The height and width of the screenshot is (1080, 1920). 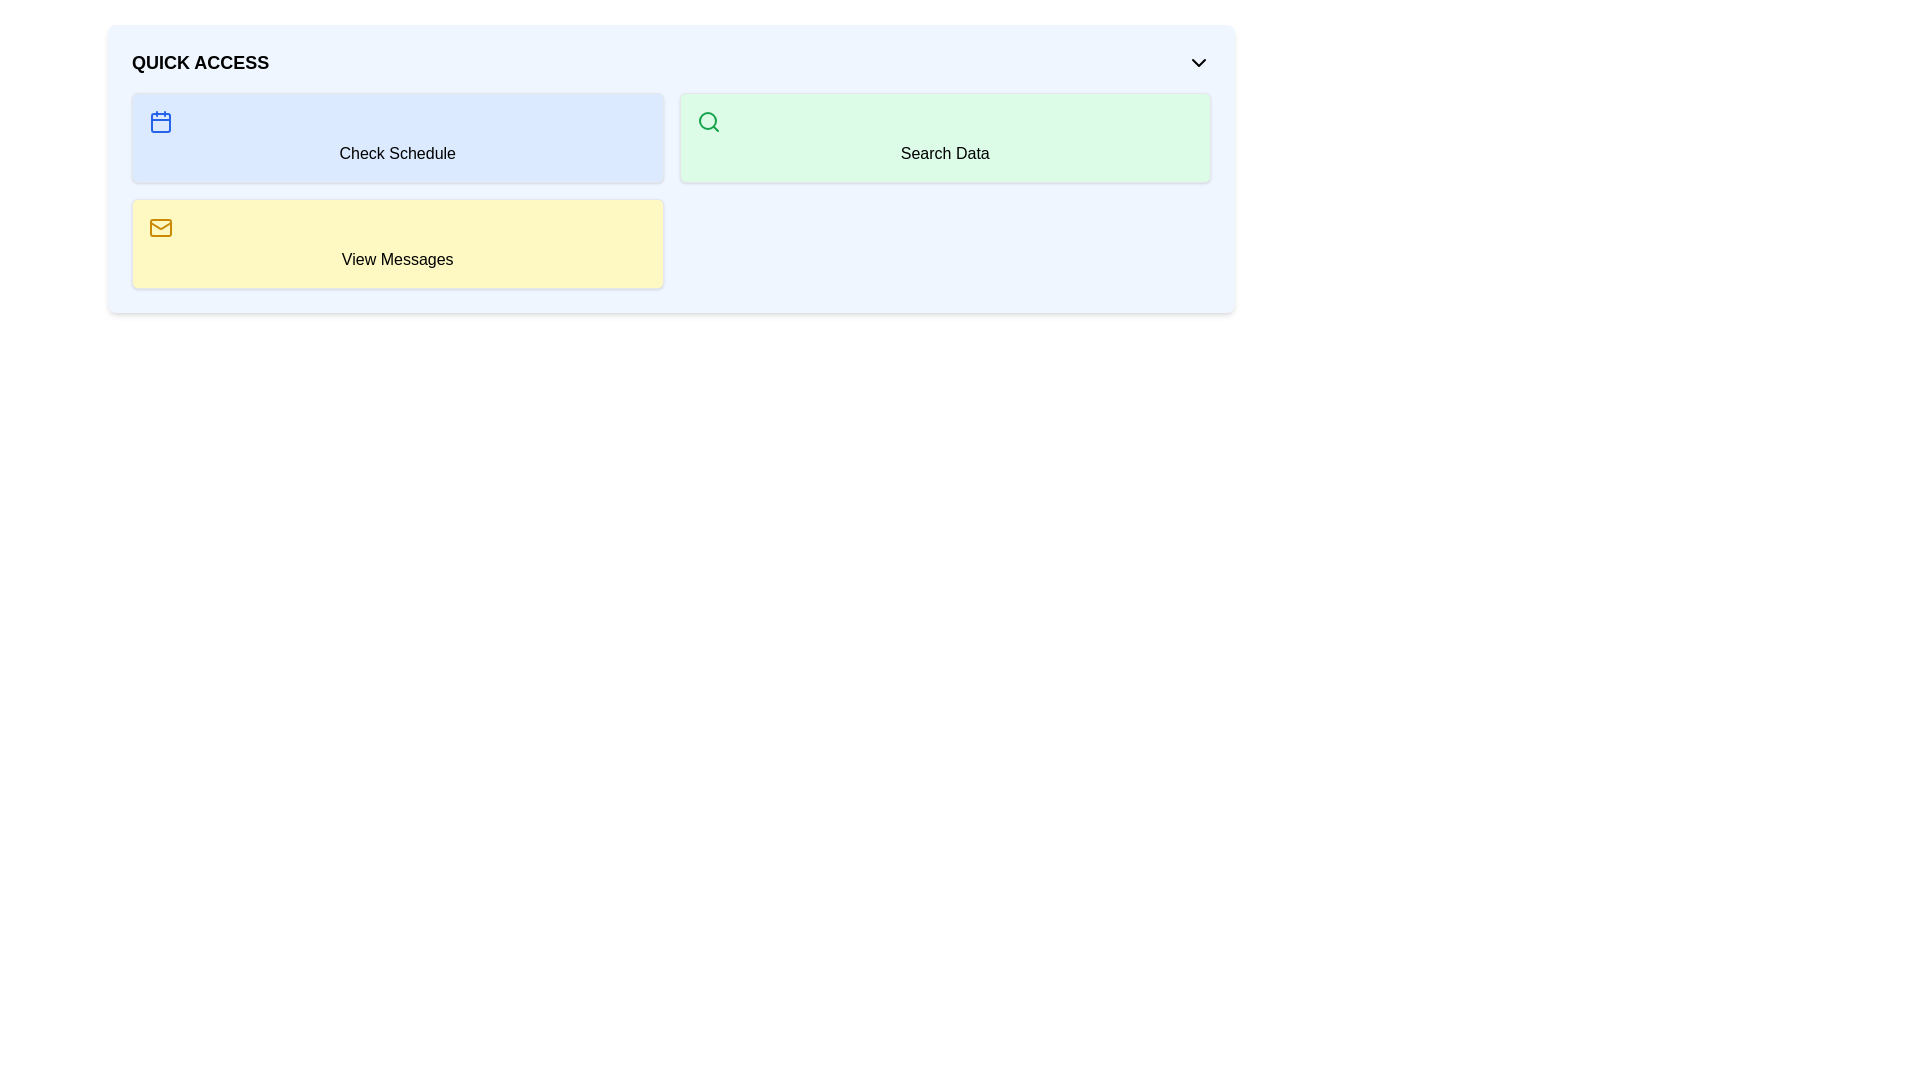 I want to click on the envelope icon with a yellow border located at the top-left corner of the 'View Messages' button under the 'Quick Access' header, so click(x=161, y=226).